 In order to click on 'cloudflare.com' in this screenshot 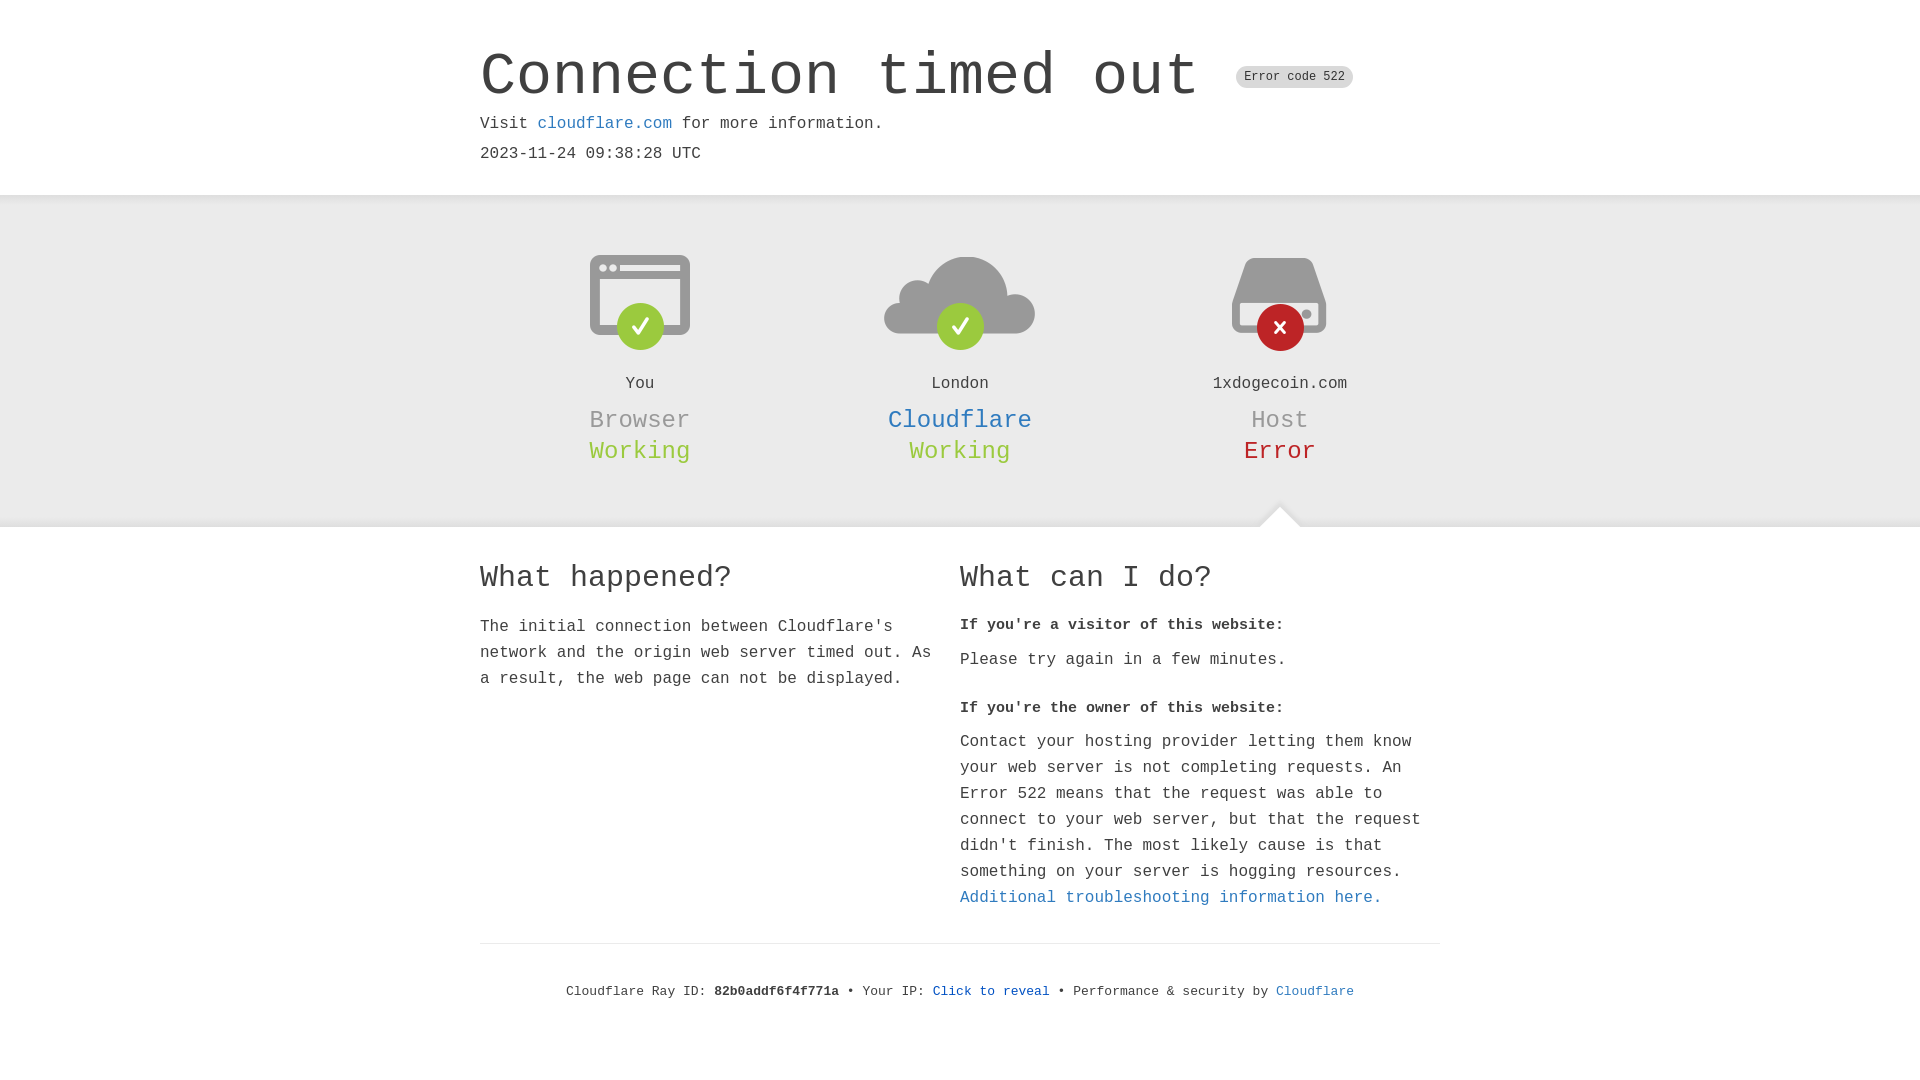, I will do `click(603, 123)`.